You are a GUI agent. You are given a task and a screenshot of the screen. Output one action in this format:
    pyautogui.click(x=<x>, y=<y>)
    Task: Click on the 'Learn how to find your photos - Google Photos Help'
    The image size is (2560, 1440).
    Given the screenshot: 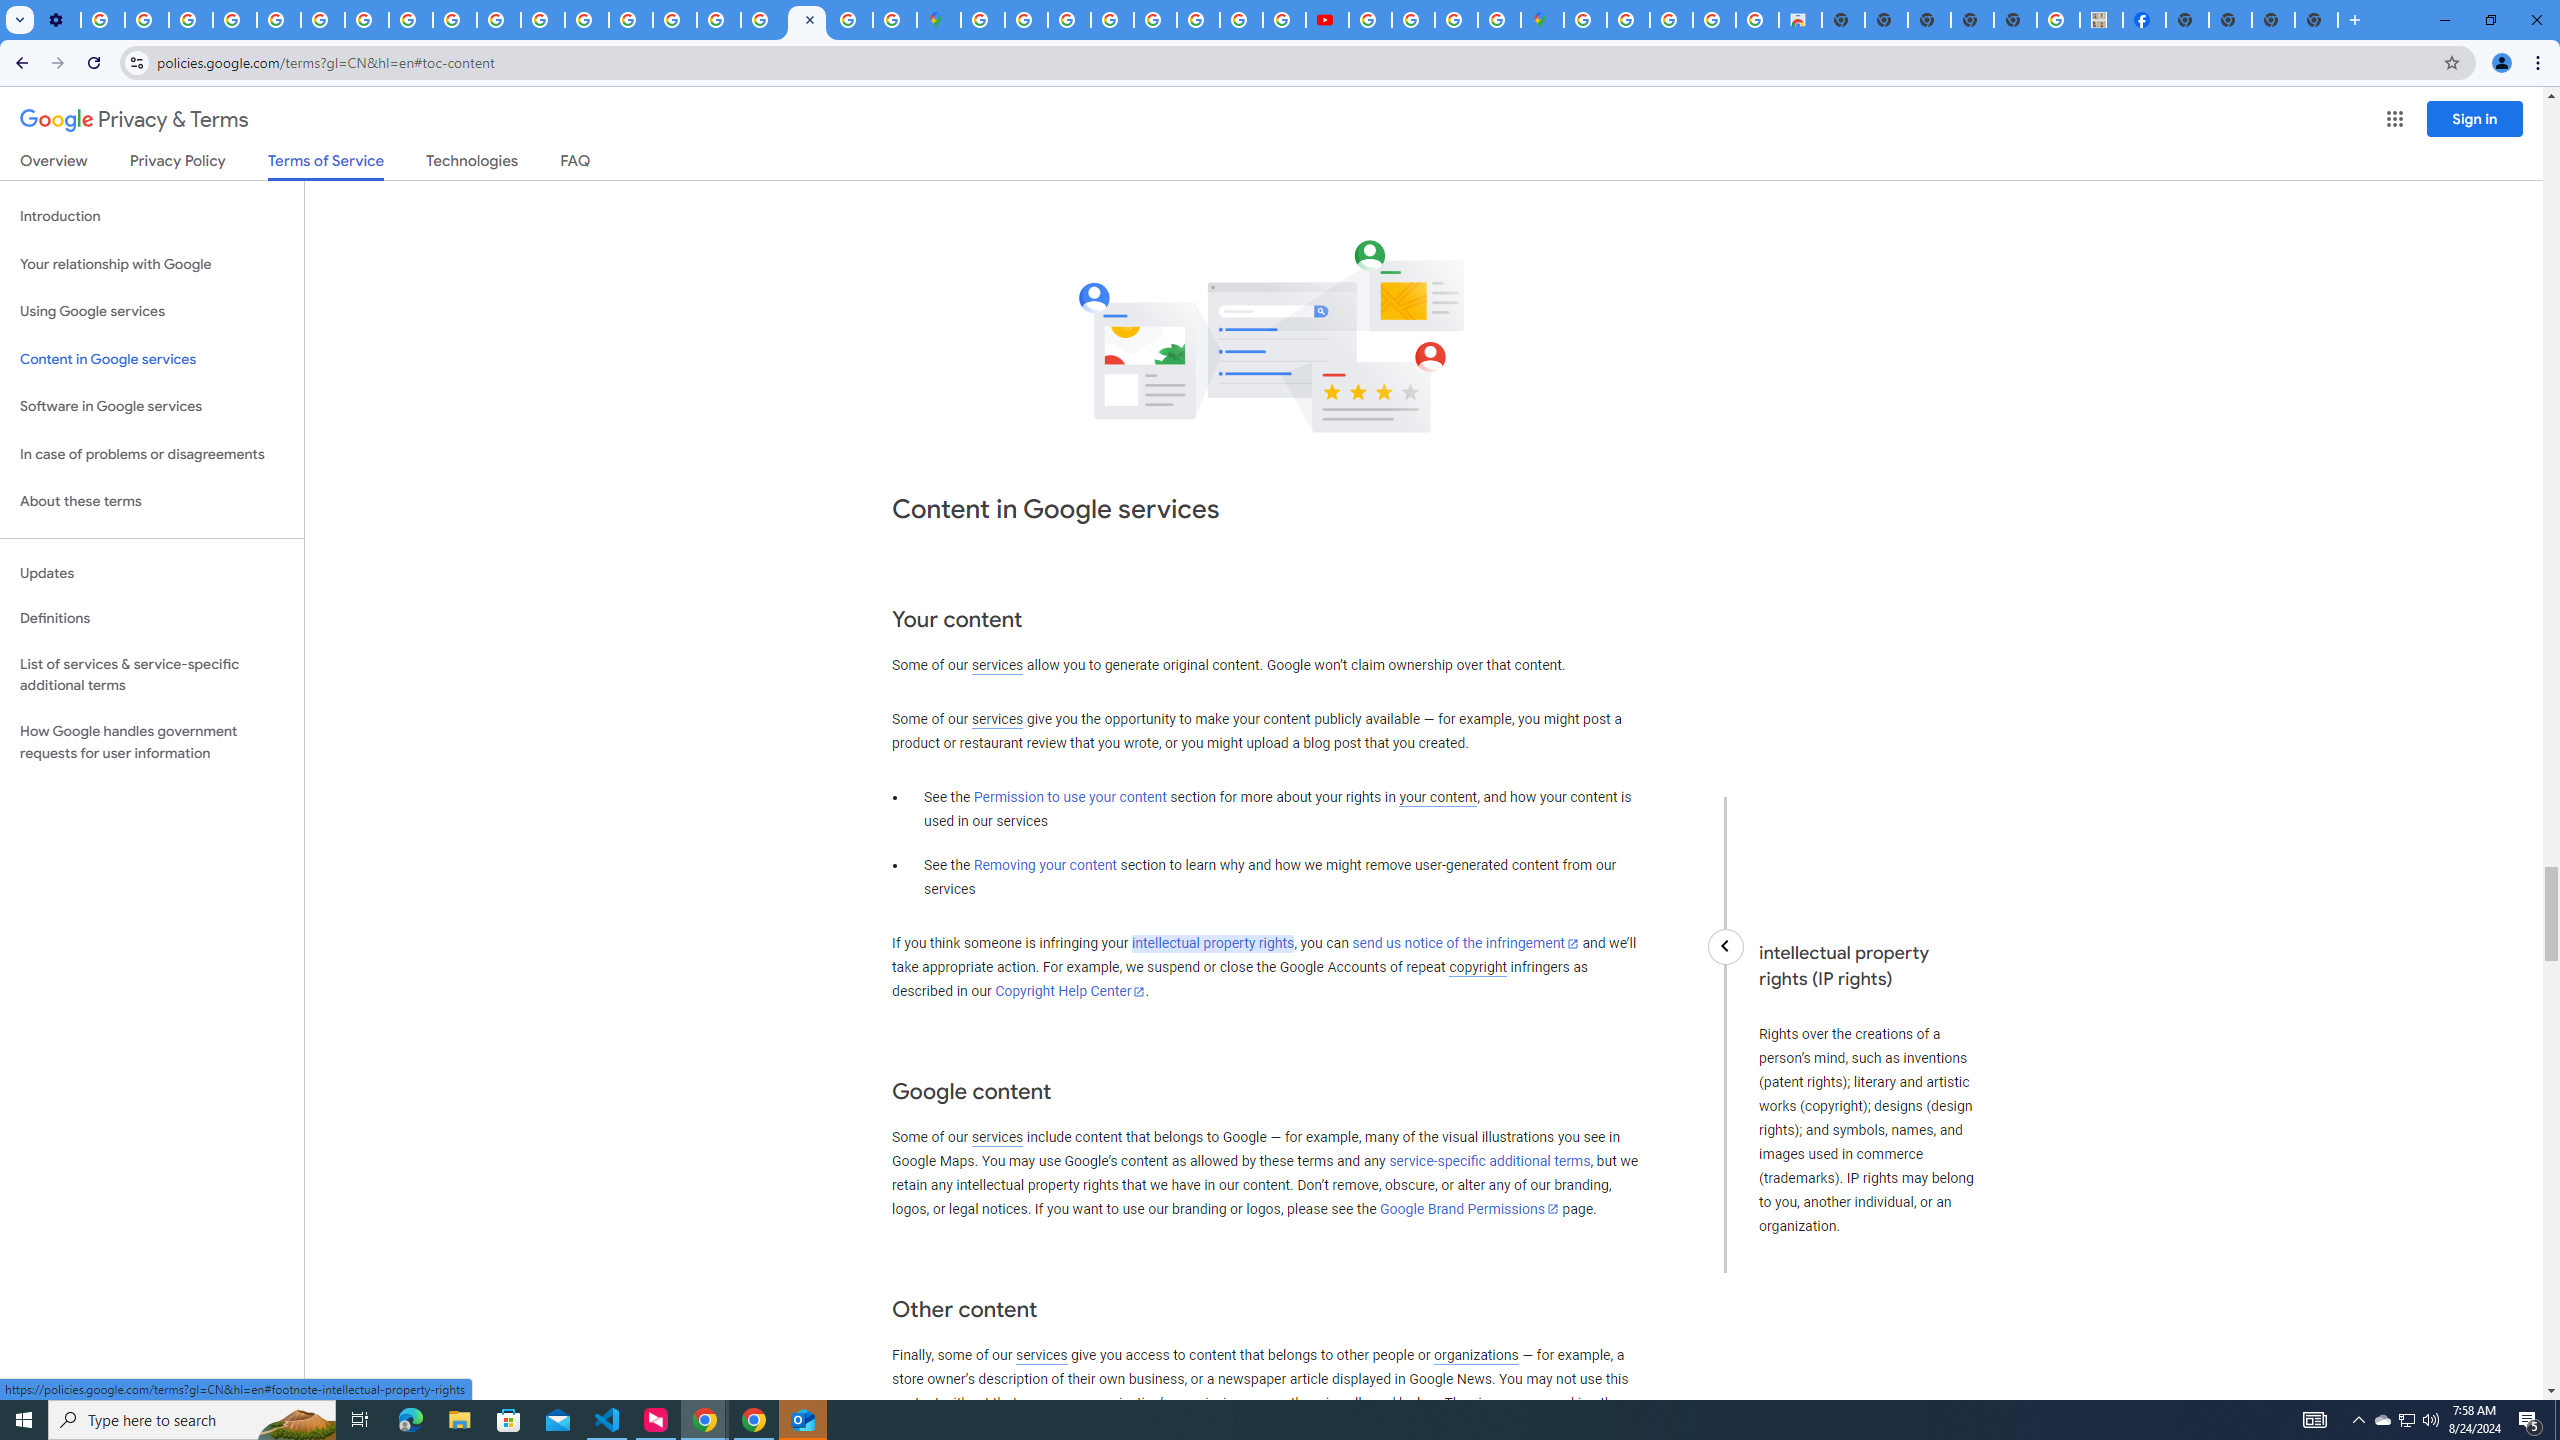 What is the action you would take?
    pyautogui.click(x=146, y=19)
    